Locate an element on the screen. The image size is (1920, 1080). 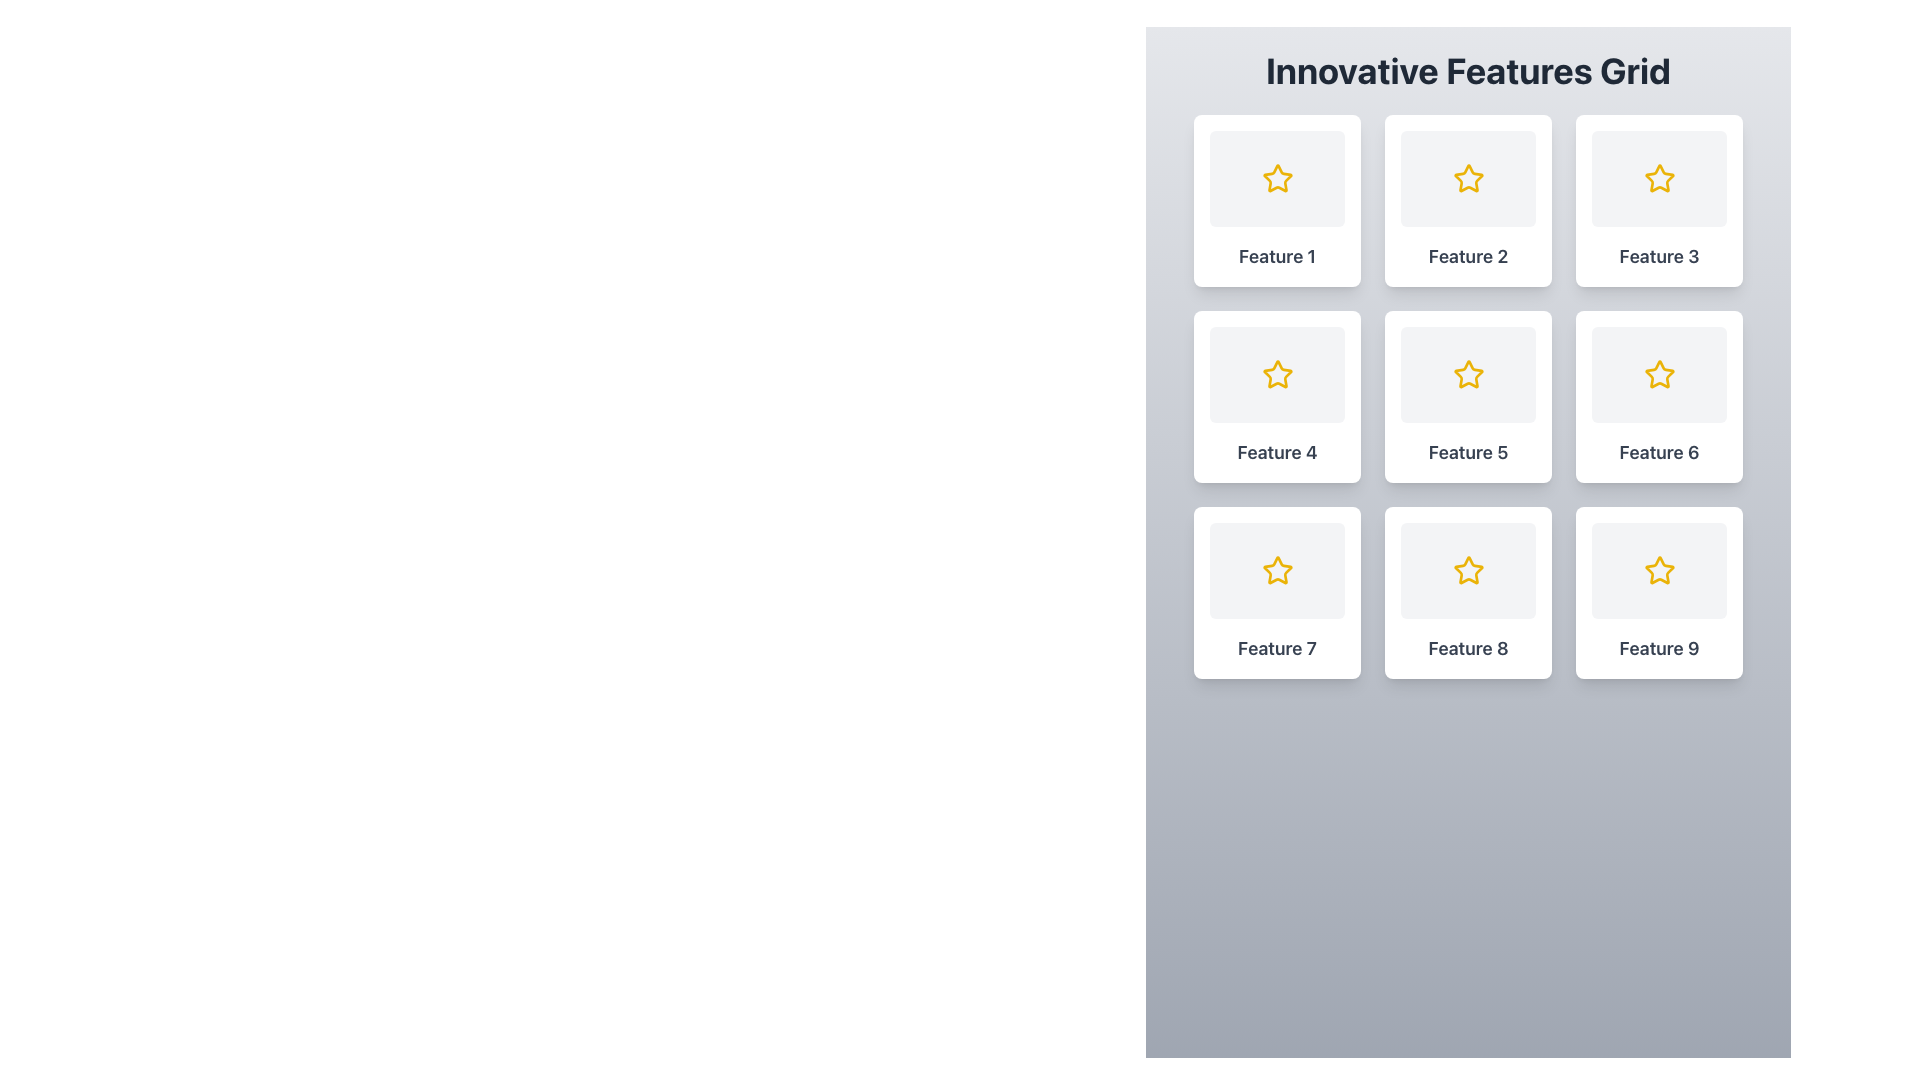
the Text Label located on the second card of the first row in the grid layout, which provides descriptive context for users is located at coordinates (1468, 256).